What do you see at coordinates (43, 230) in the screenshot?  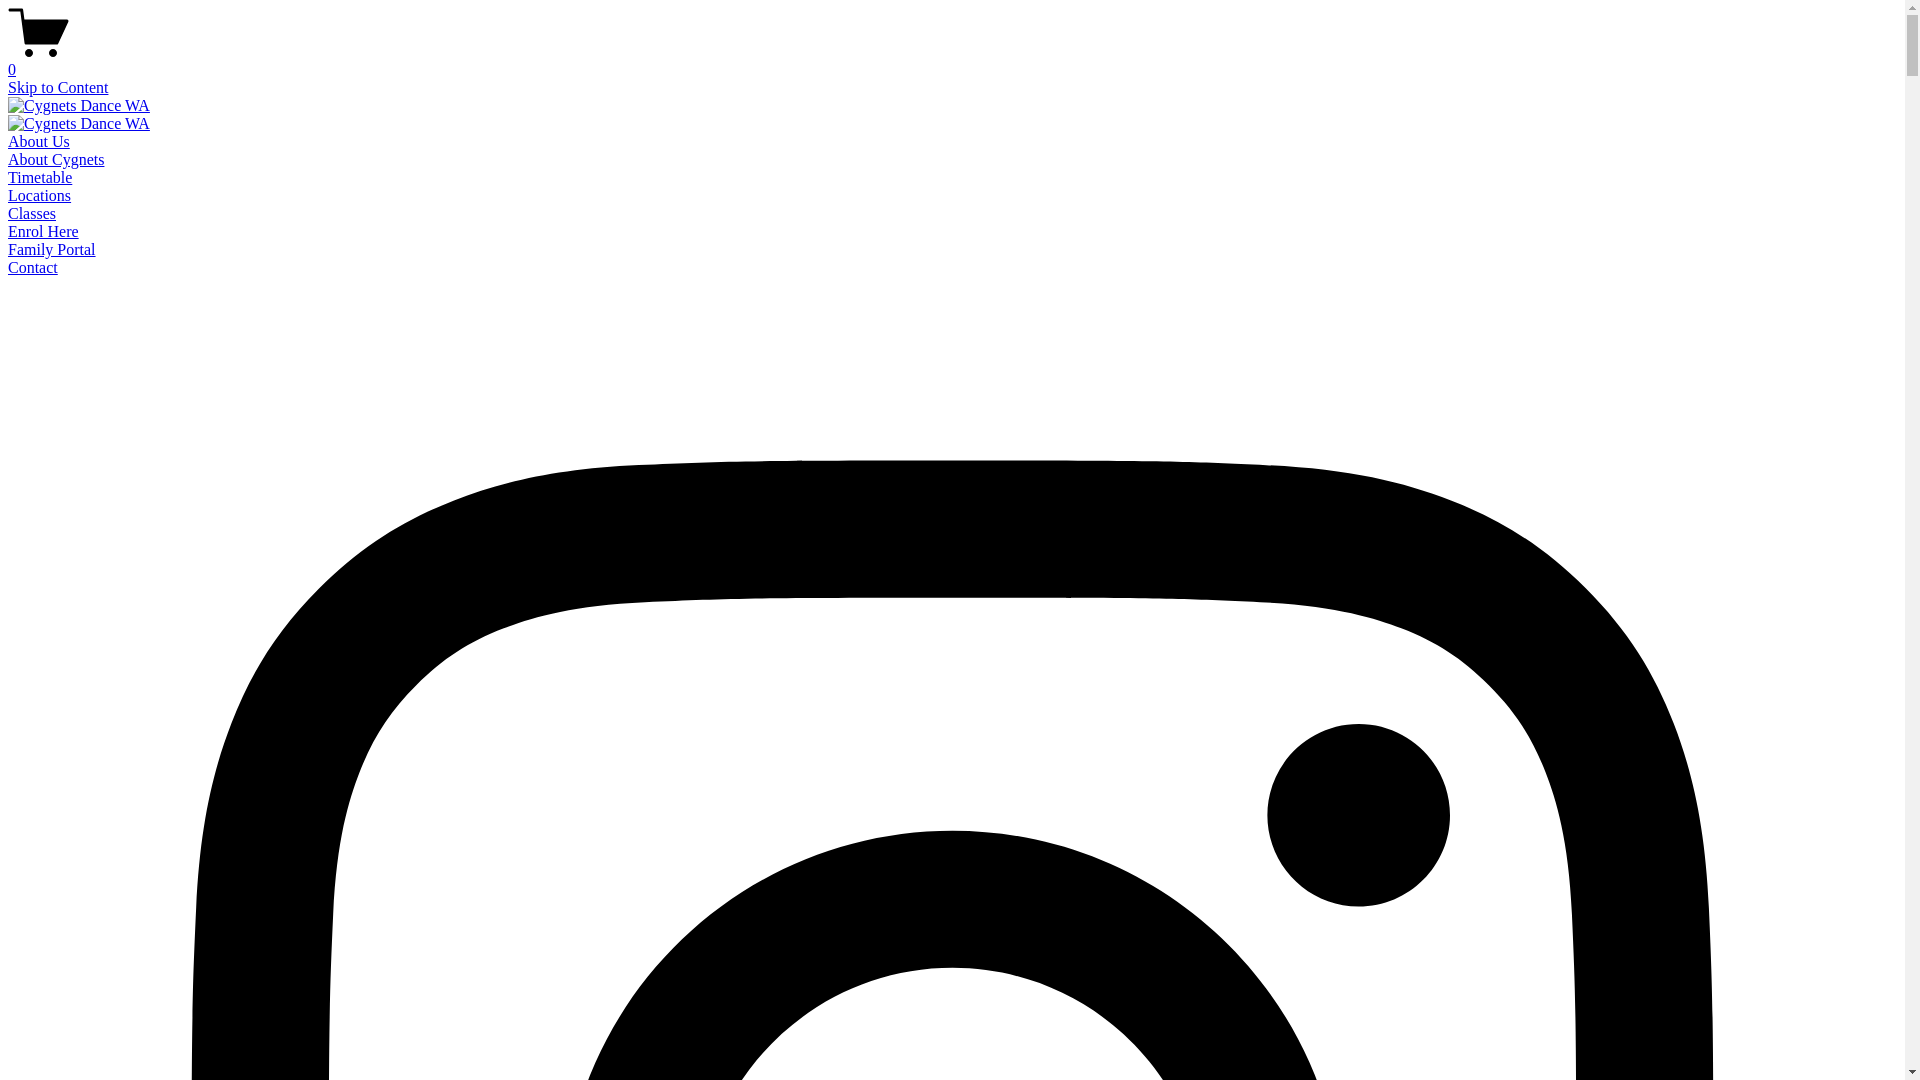 I see `'Enrol Here'` at bounding box center [43, 230].